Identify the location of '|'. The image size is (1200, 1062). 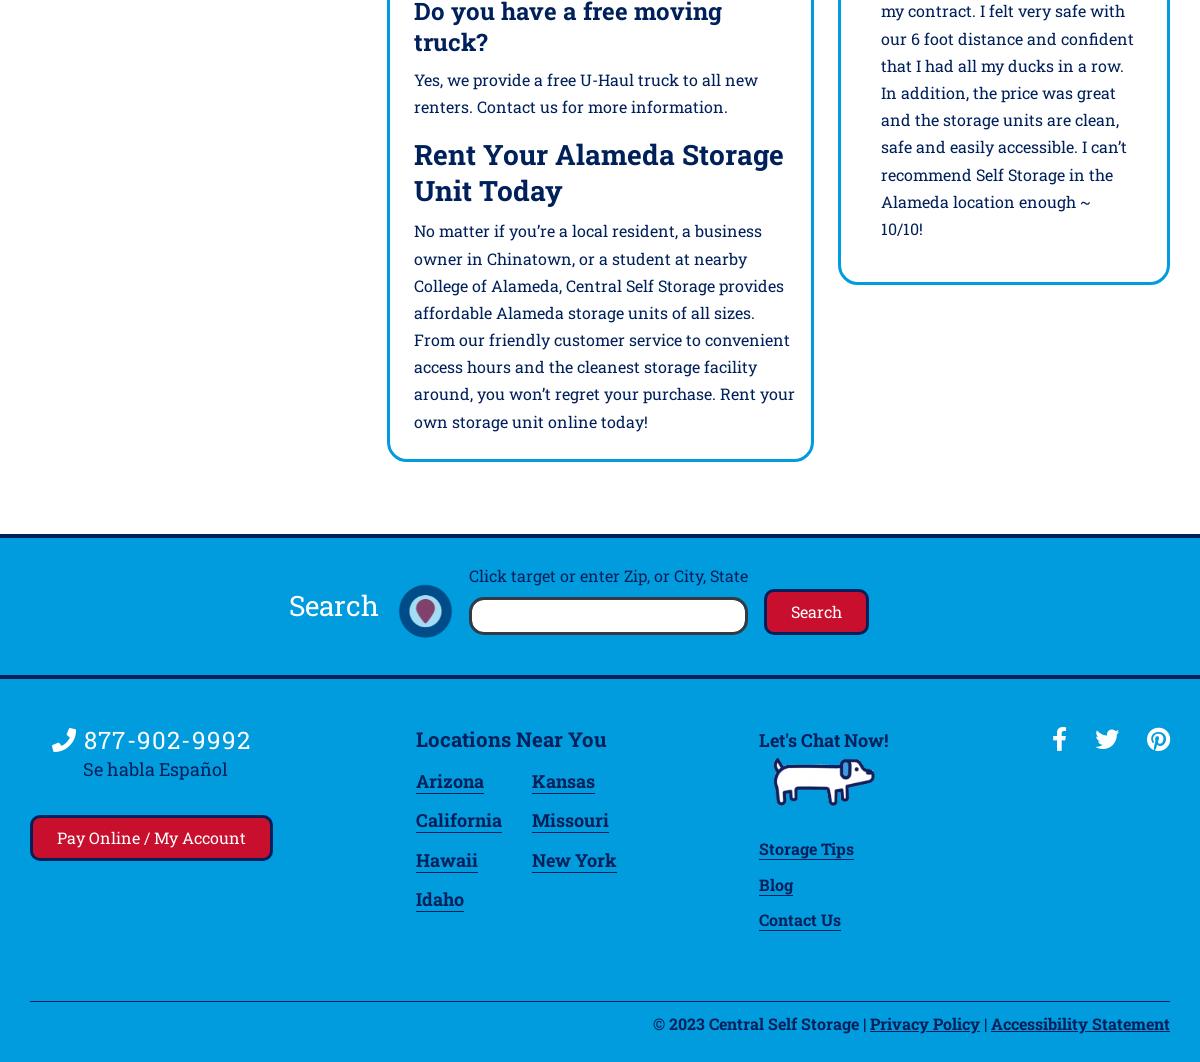
(985, 1021).